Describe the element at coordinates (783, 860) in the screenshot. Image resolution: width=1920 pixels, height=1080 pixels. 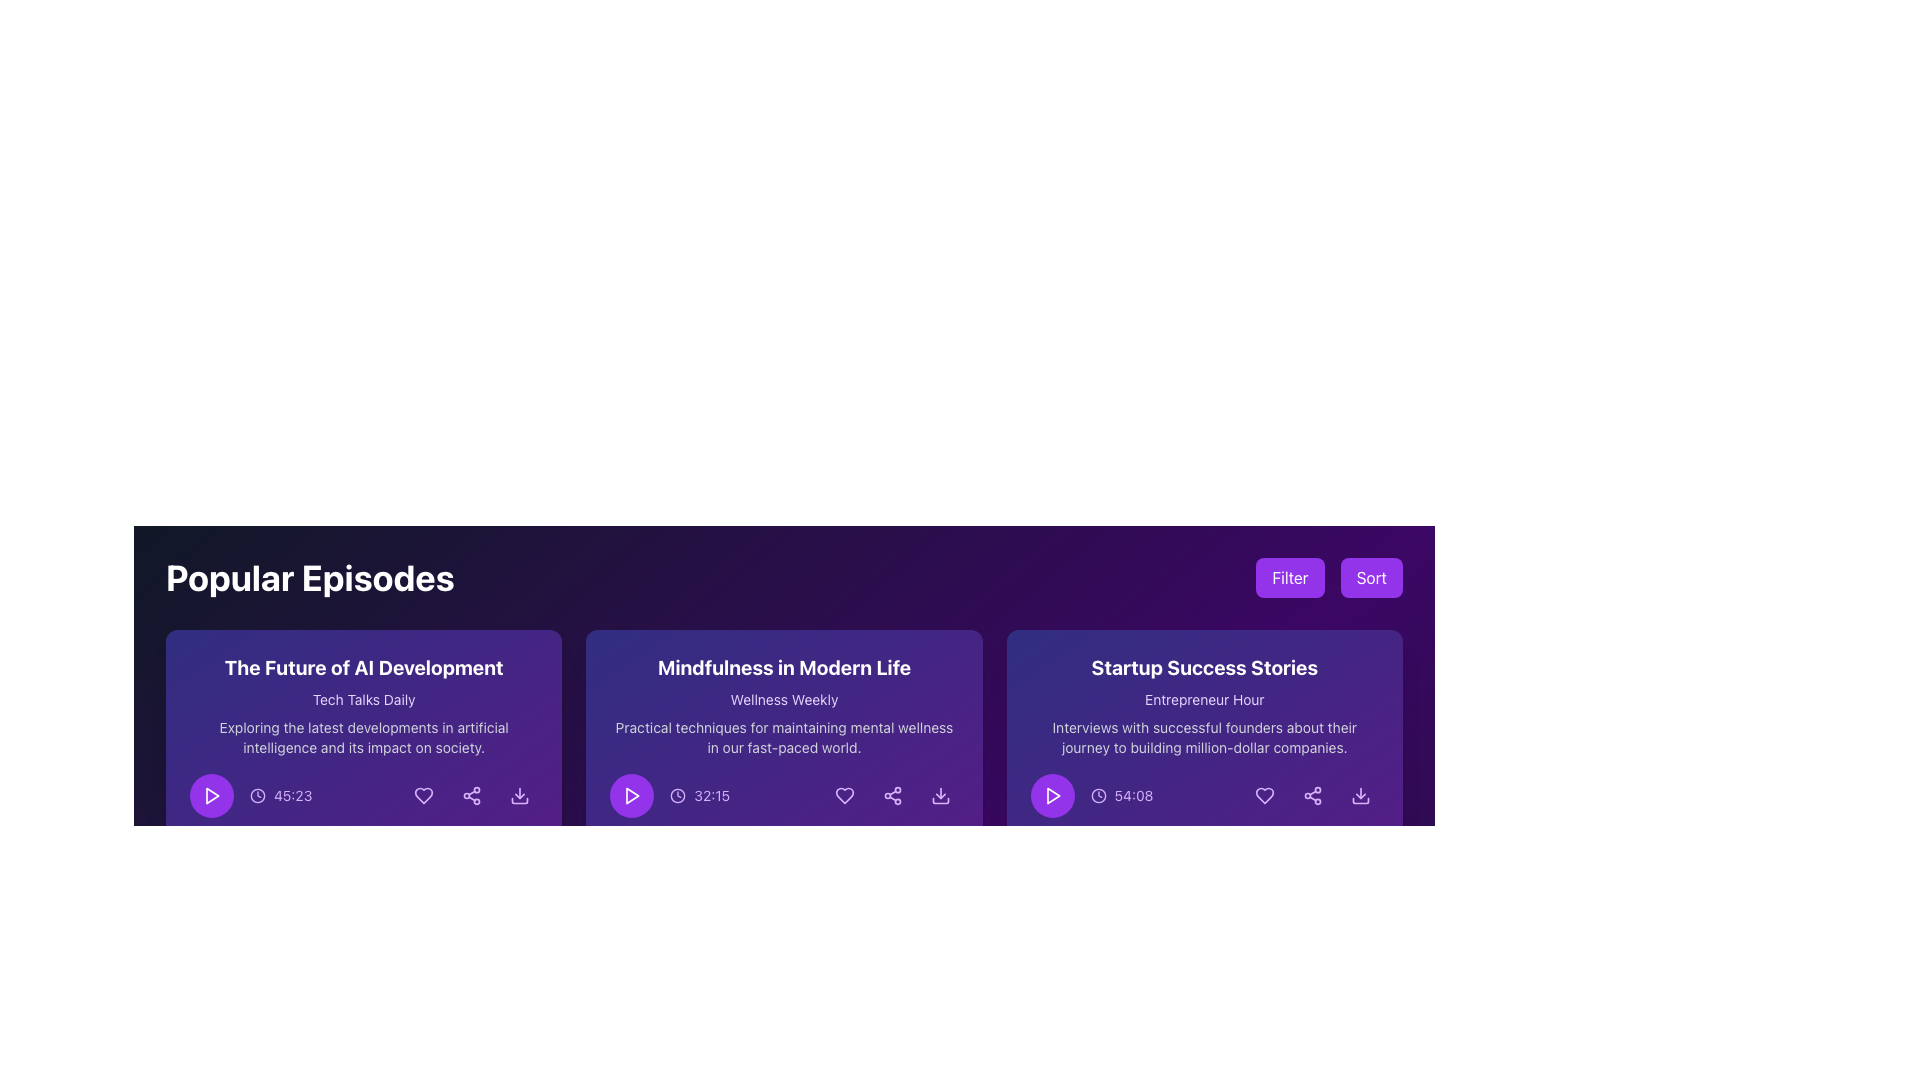
I see `the information displayed for the number of listeners in the second podcast episode card, located beneath the play button and time duration for 'Mindfulness in Modern Life'` at that location.